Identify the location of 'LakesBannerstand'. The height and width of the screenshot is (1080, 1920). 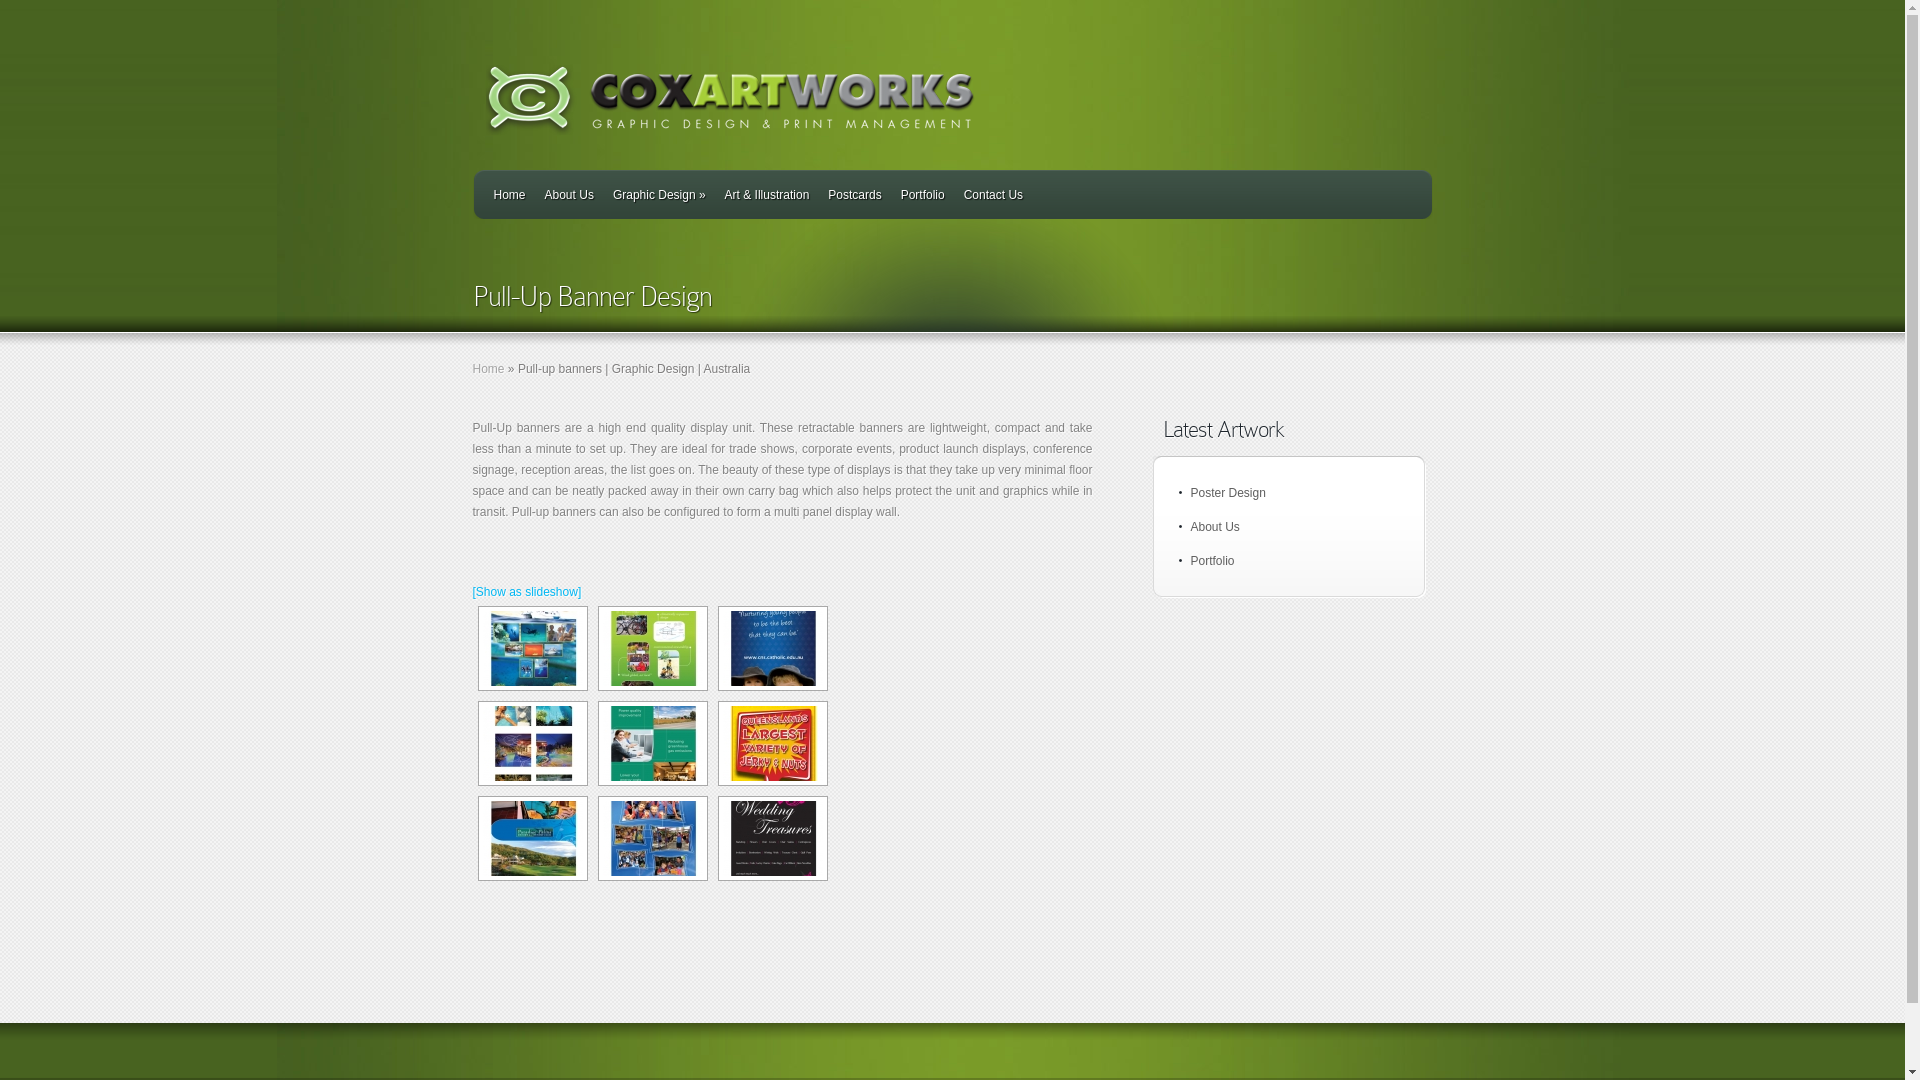
(532, 838).